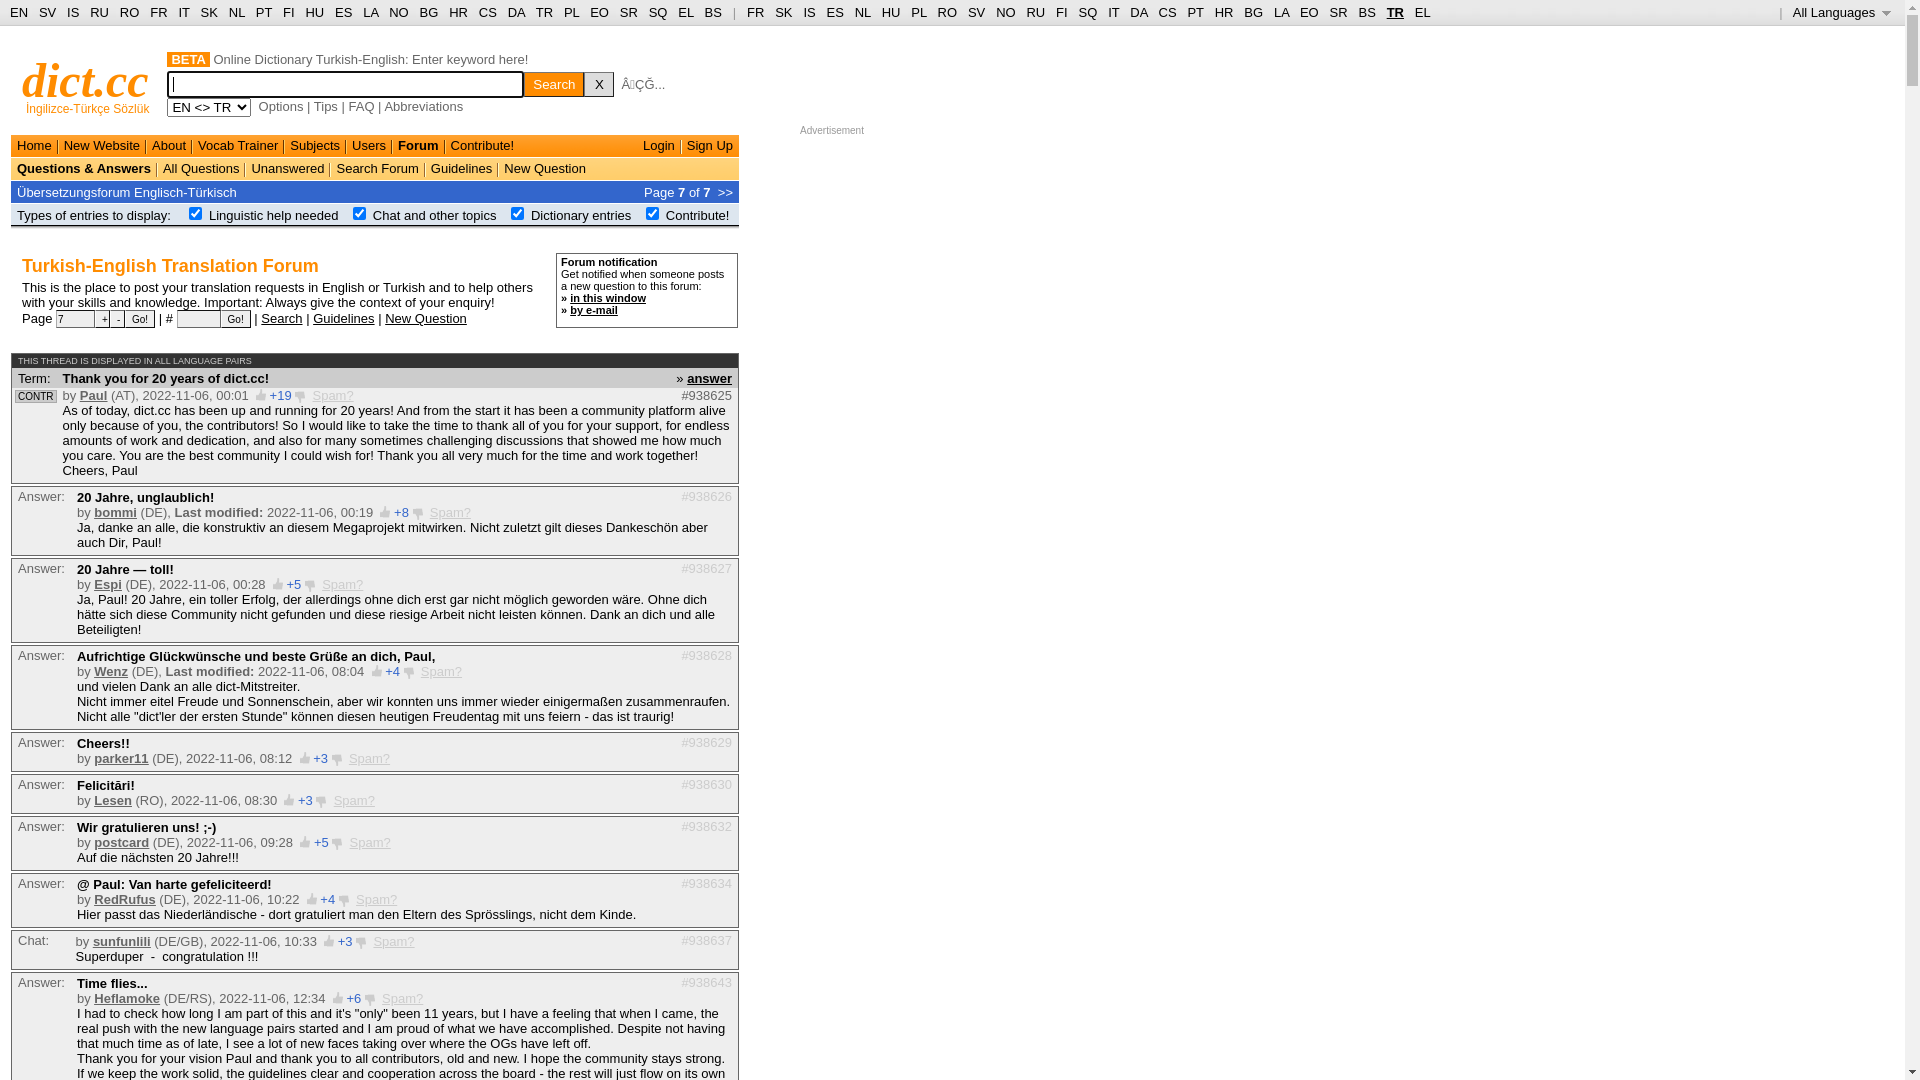 The width and height of the screenshot is (1920, 1080). I want to click on 'sunfunlili', so click(91, 941).